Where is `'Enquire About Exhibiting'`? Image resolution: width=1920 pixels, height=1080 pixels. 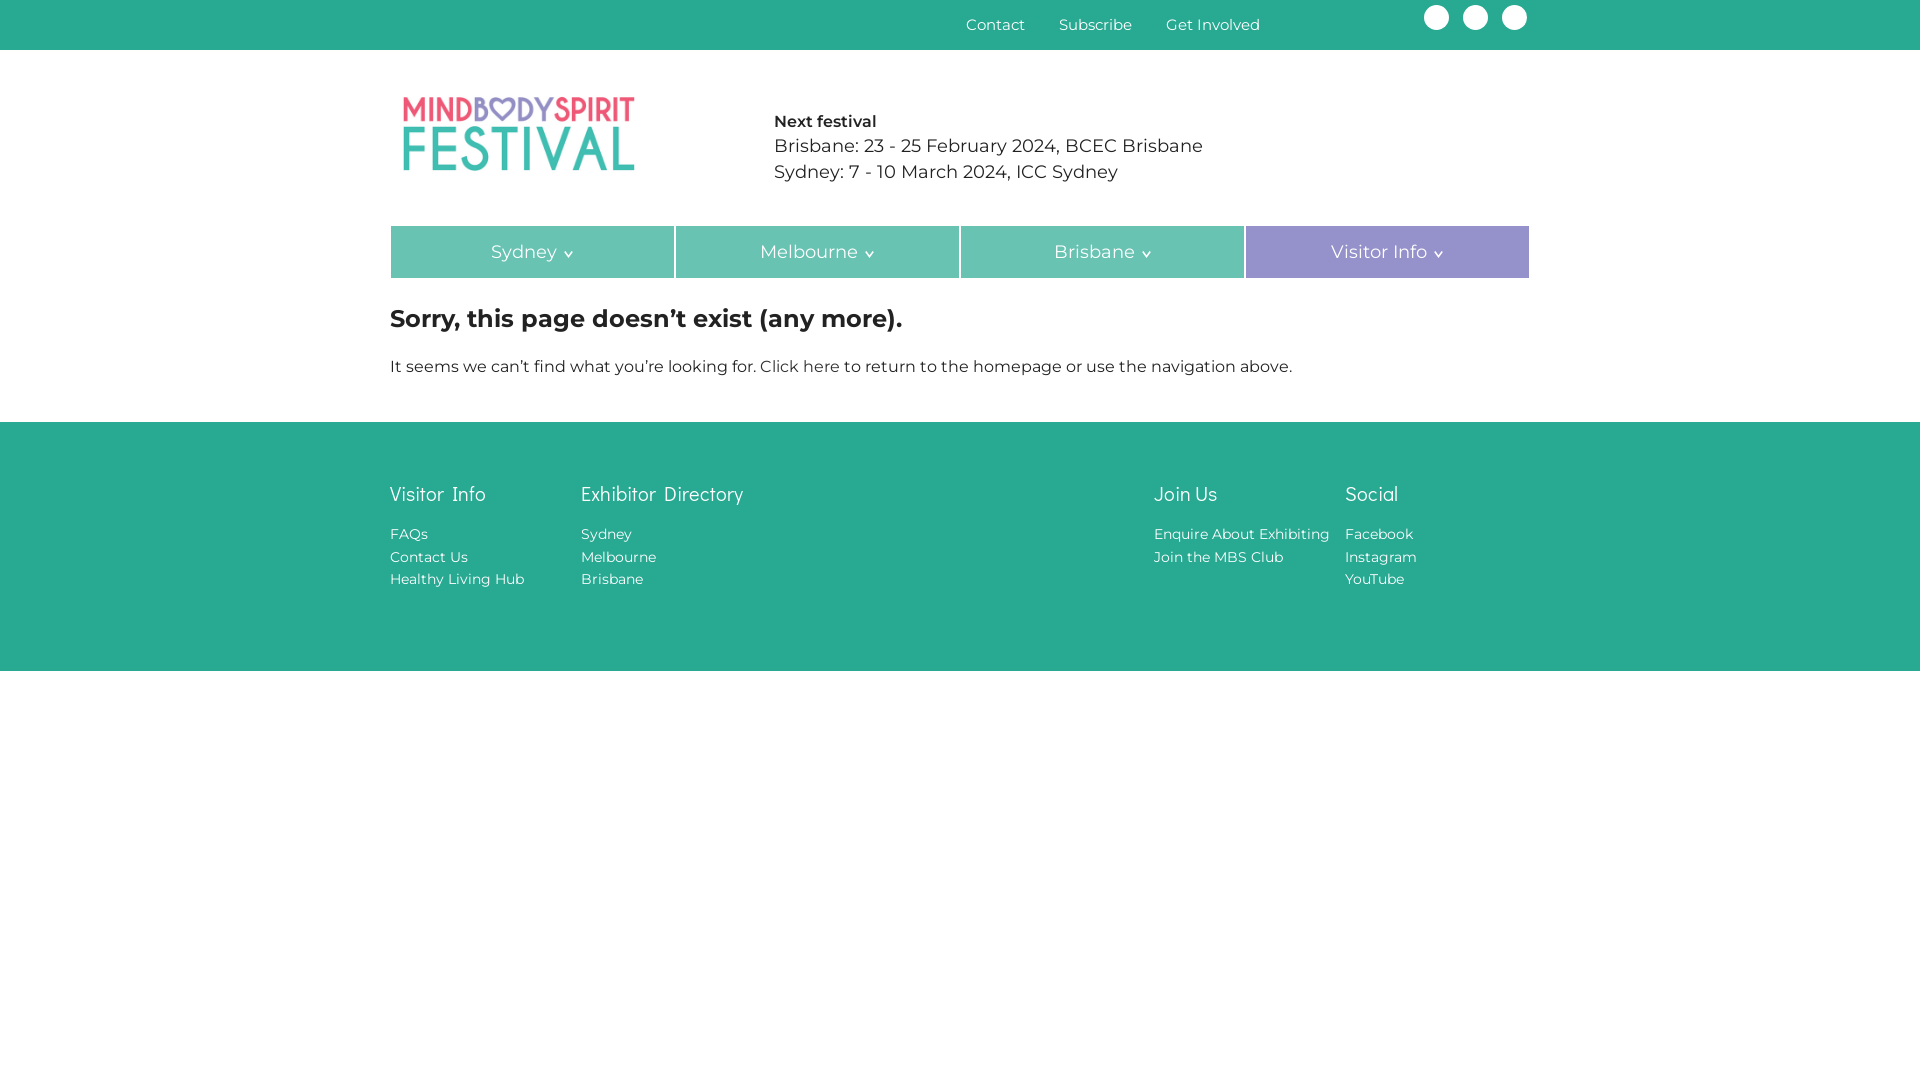 'Enquire About Exhibiting' is located at coordinates (1241, 532).